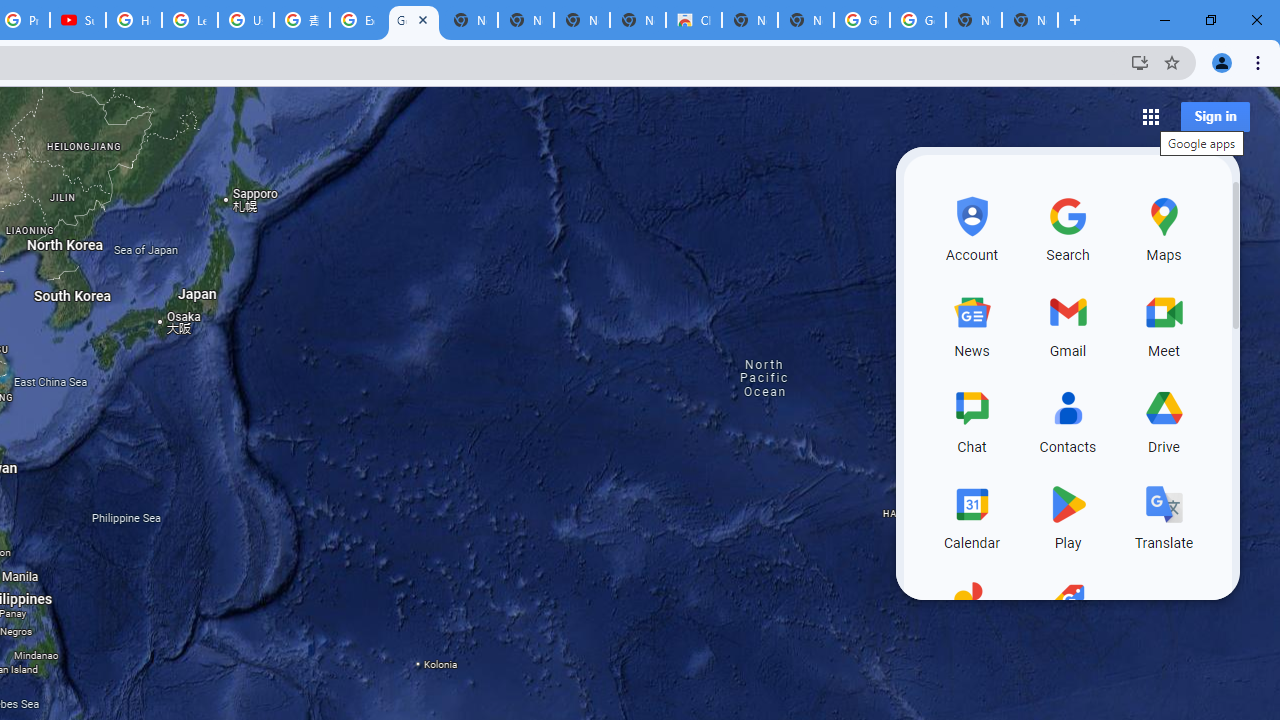 This screenshot has width=1280, height=720. I want to click on 'New Tab', so click(1030, 20).